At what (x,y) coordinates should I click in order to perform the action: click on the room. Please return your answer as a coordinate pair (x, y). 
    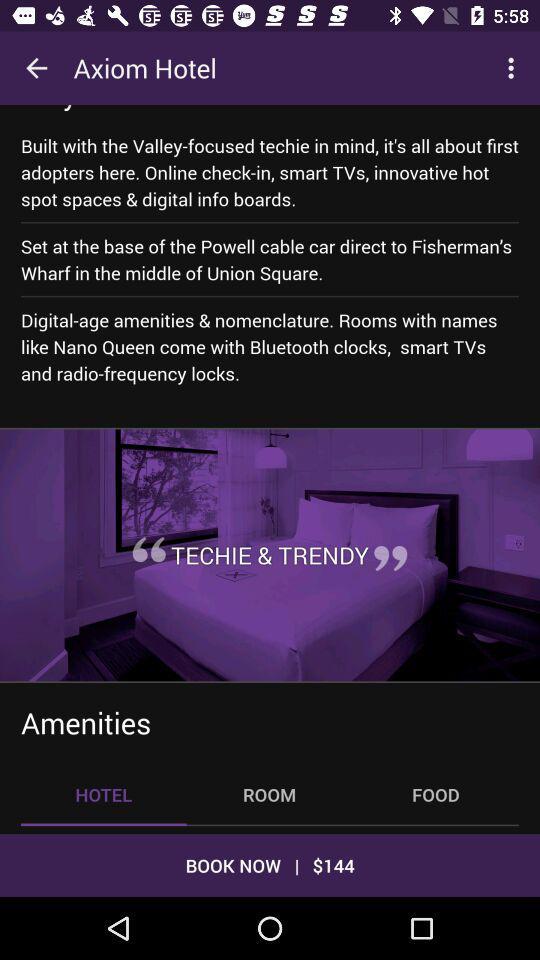
    Looking at the image, I should click on (269, 794).